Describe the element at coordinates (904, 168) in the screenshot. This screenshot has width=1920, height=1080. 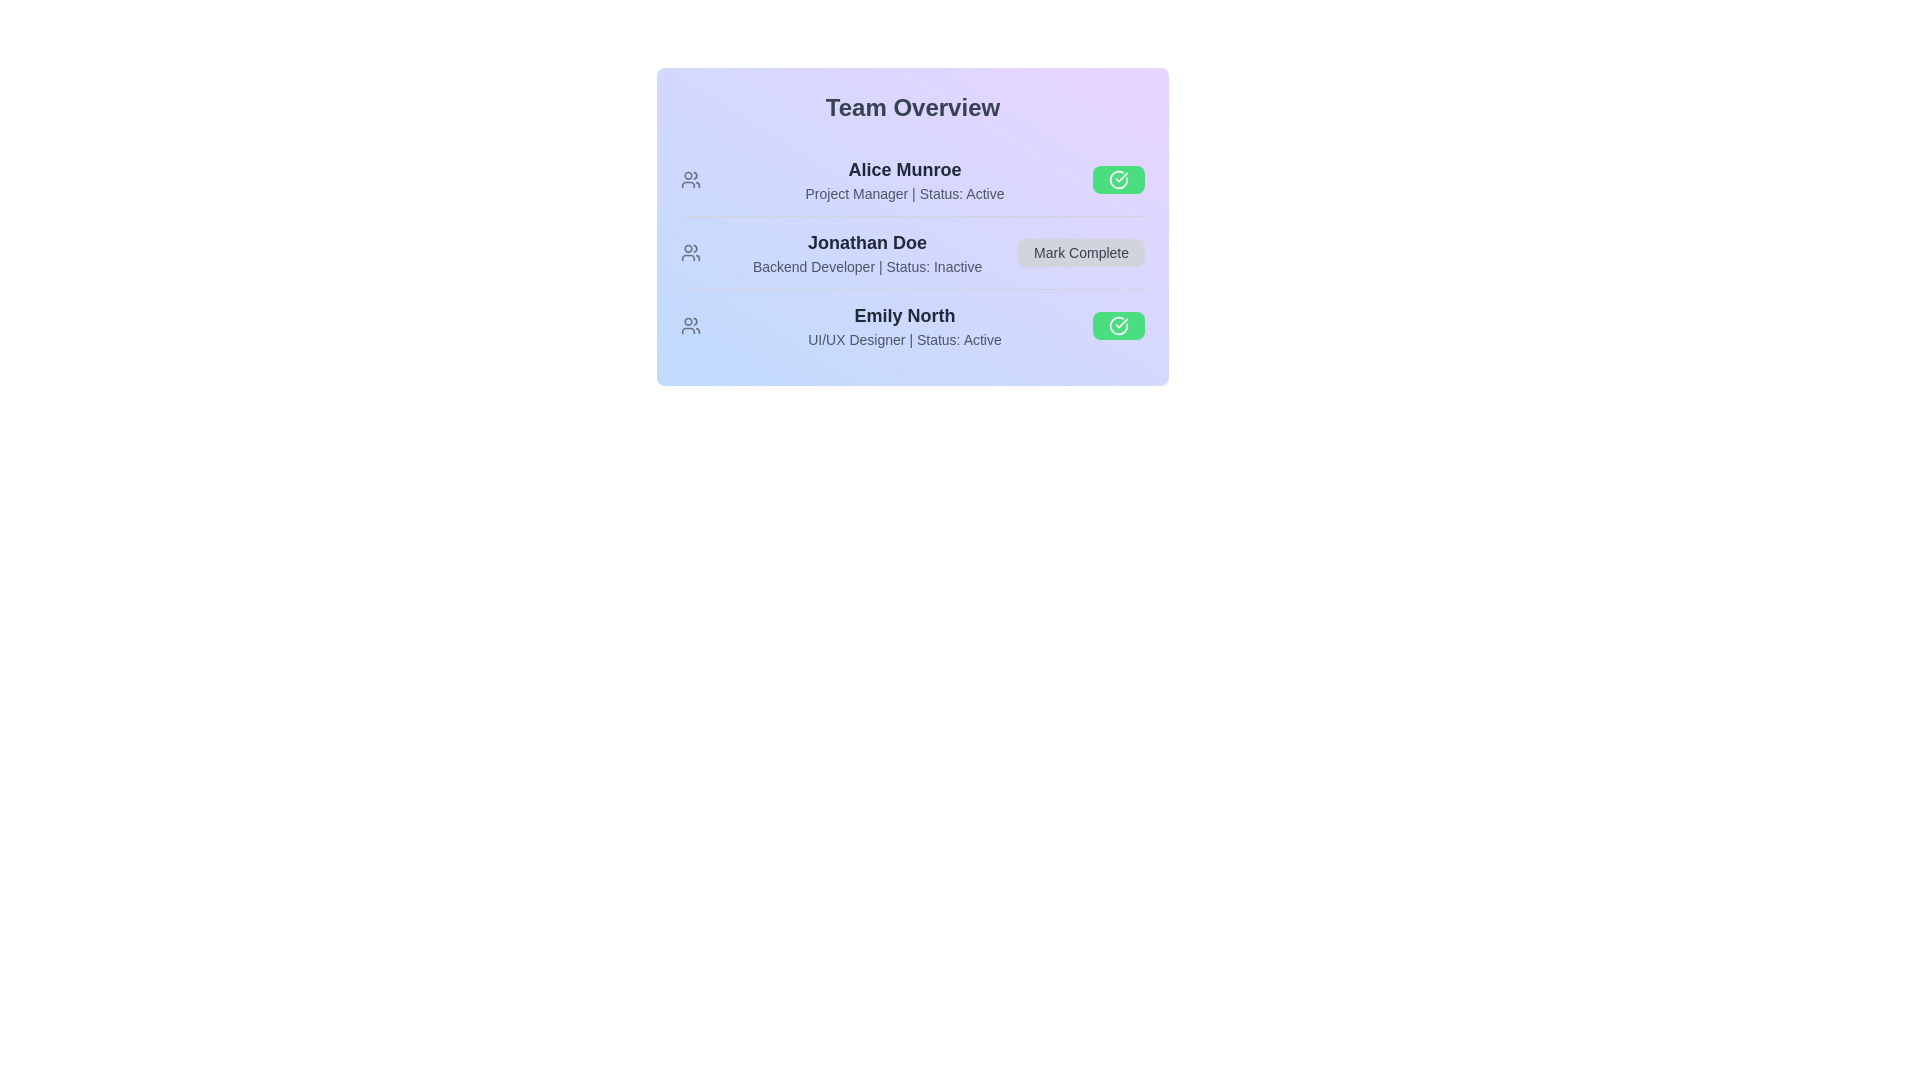
I see `the name of a team member to view their details` at that location.